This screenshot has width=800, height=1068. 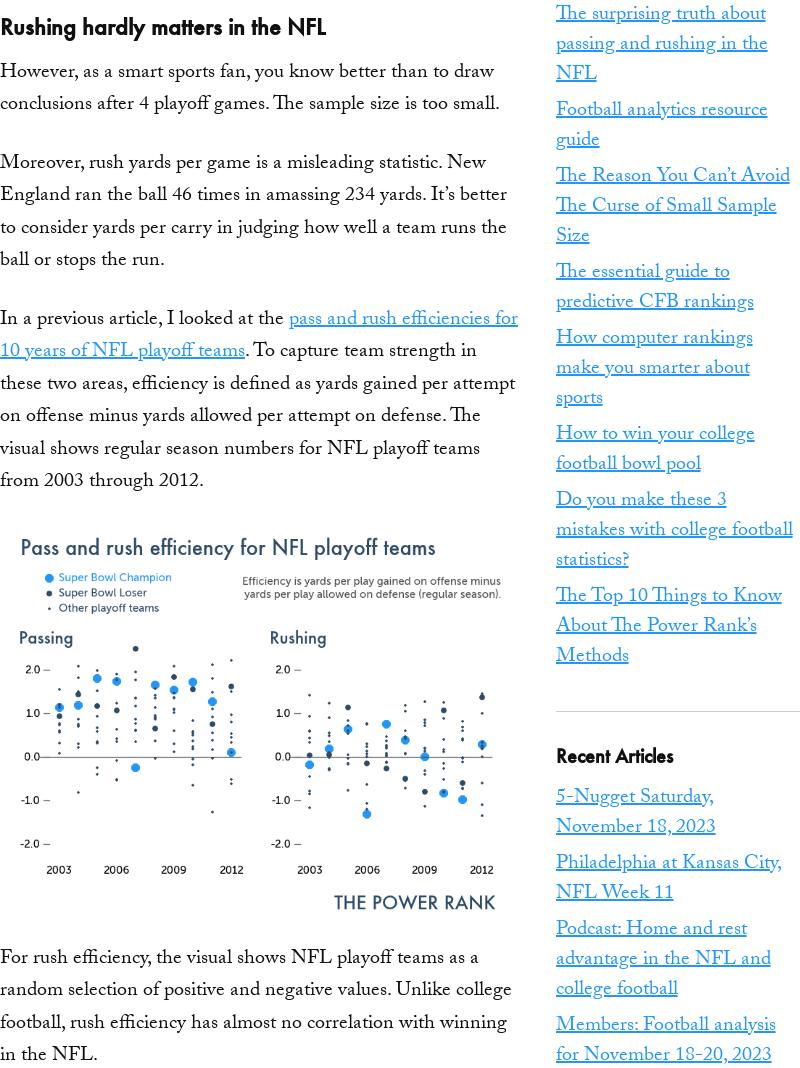 I want to click on 'Philadelphia at Kansas City, NFL Week 11', so click(x=668, y=879).